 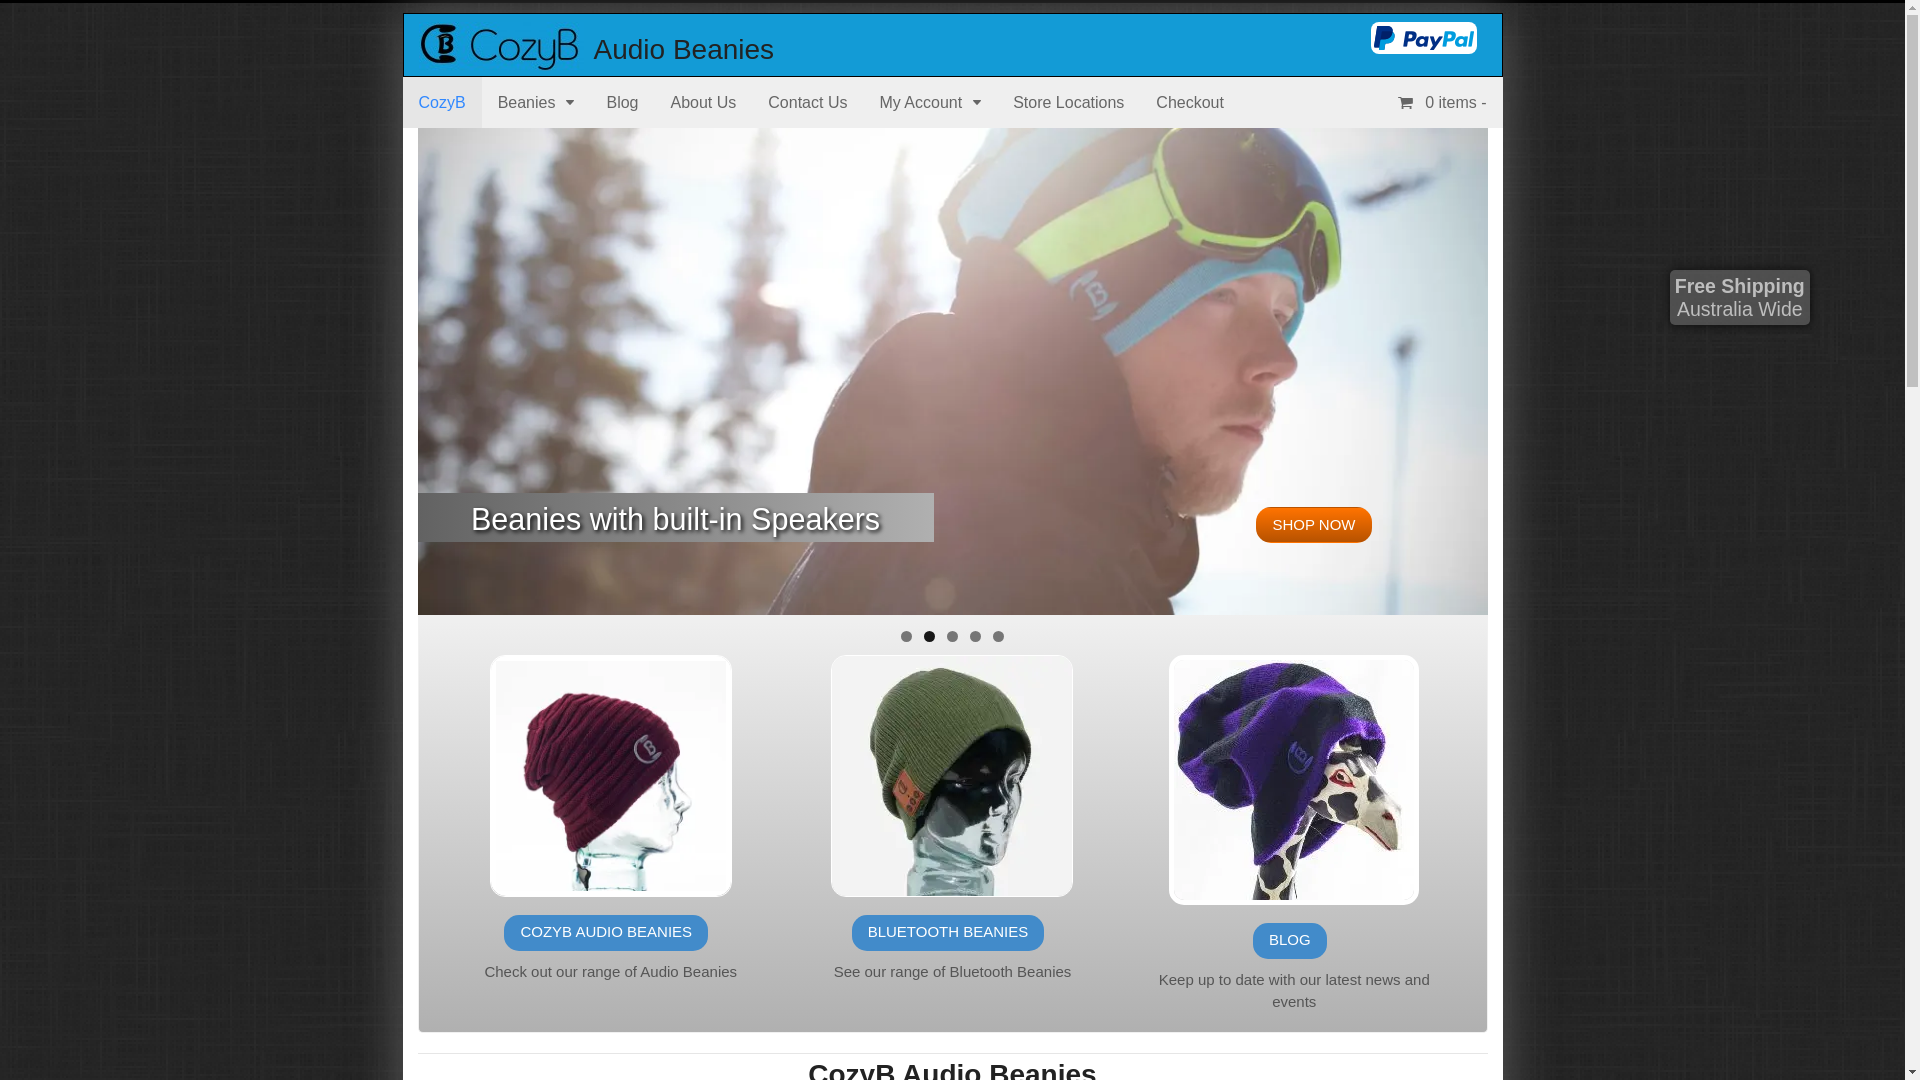 I want to click on 'My Account', so click(x=929, y=102).